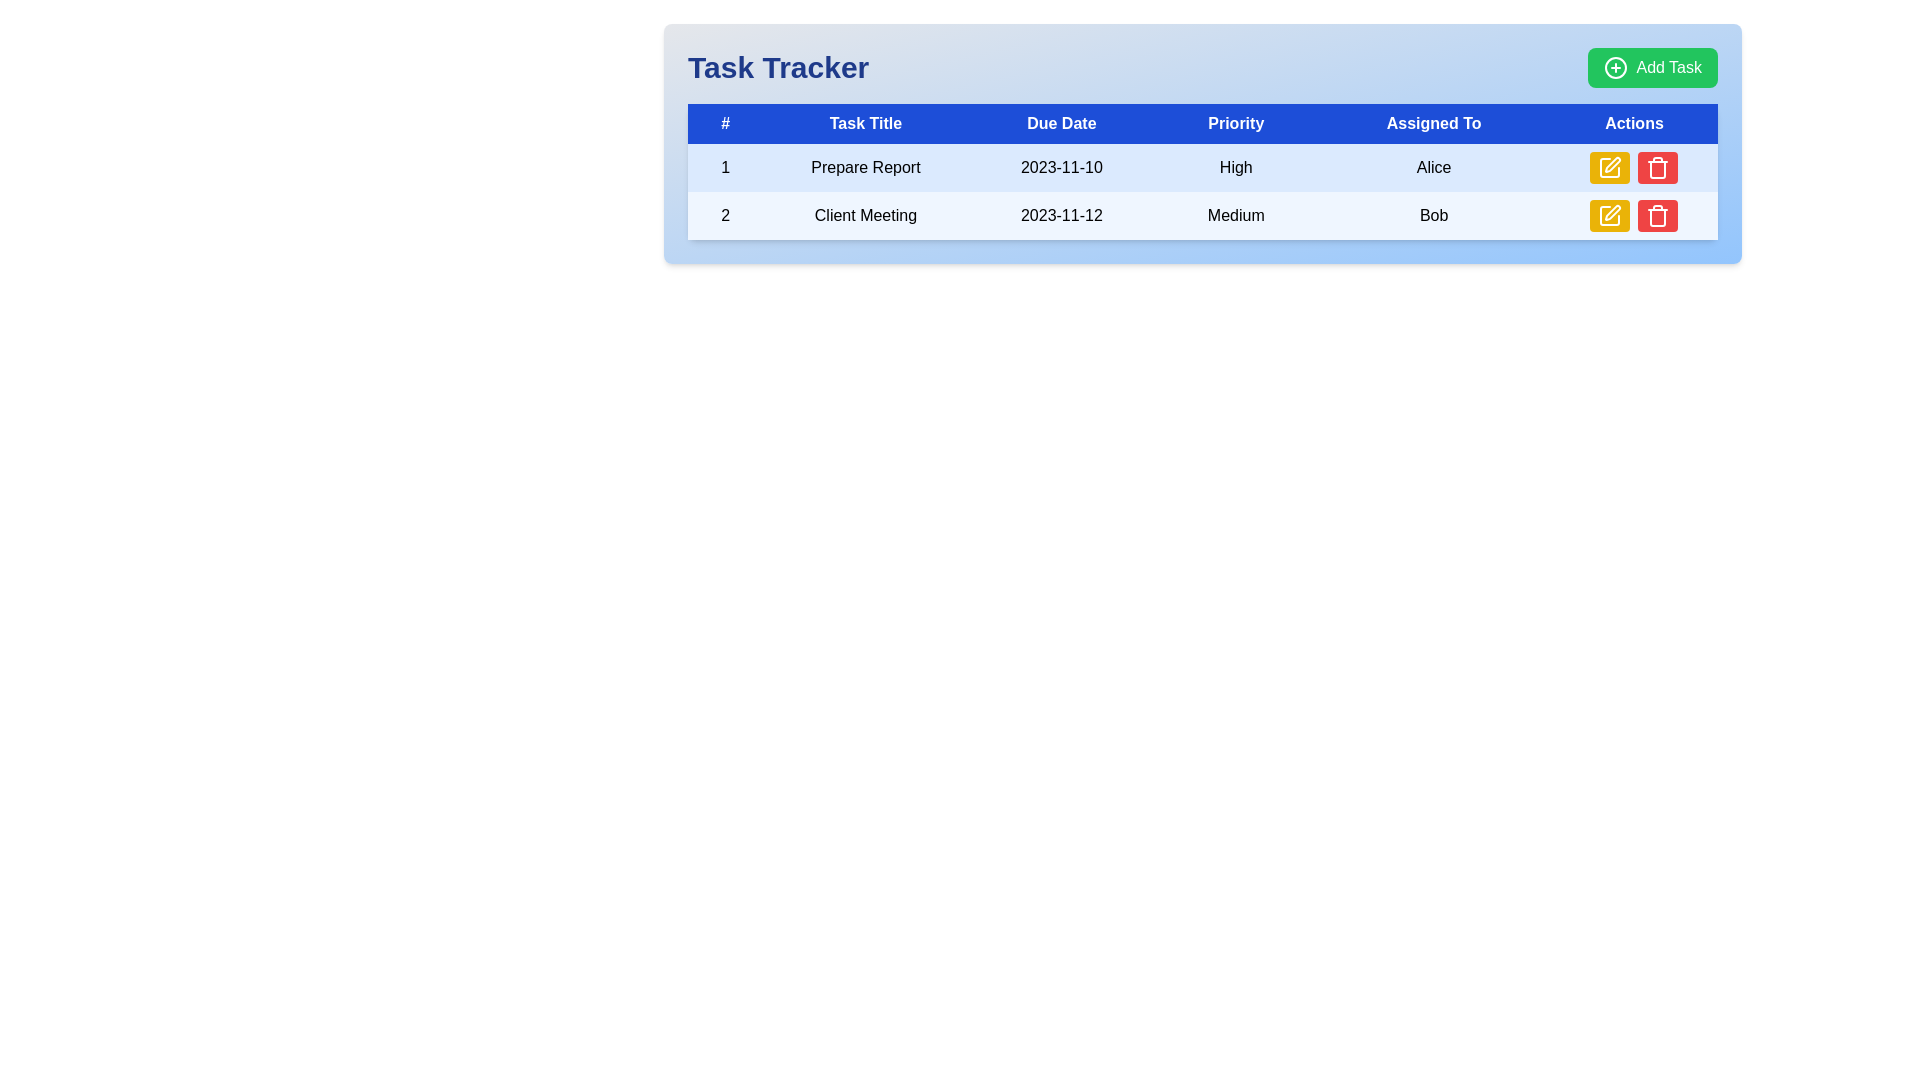  Describe the element at coordinates (1609, 216) in the screenshot. I see `the edit icon located in the second row of the 'Actions' column in the 'Task Tracker' section to initiate editing for the associated task` at that location.